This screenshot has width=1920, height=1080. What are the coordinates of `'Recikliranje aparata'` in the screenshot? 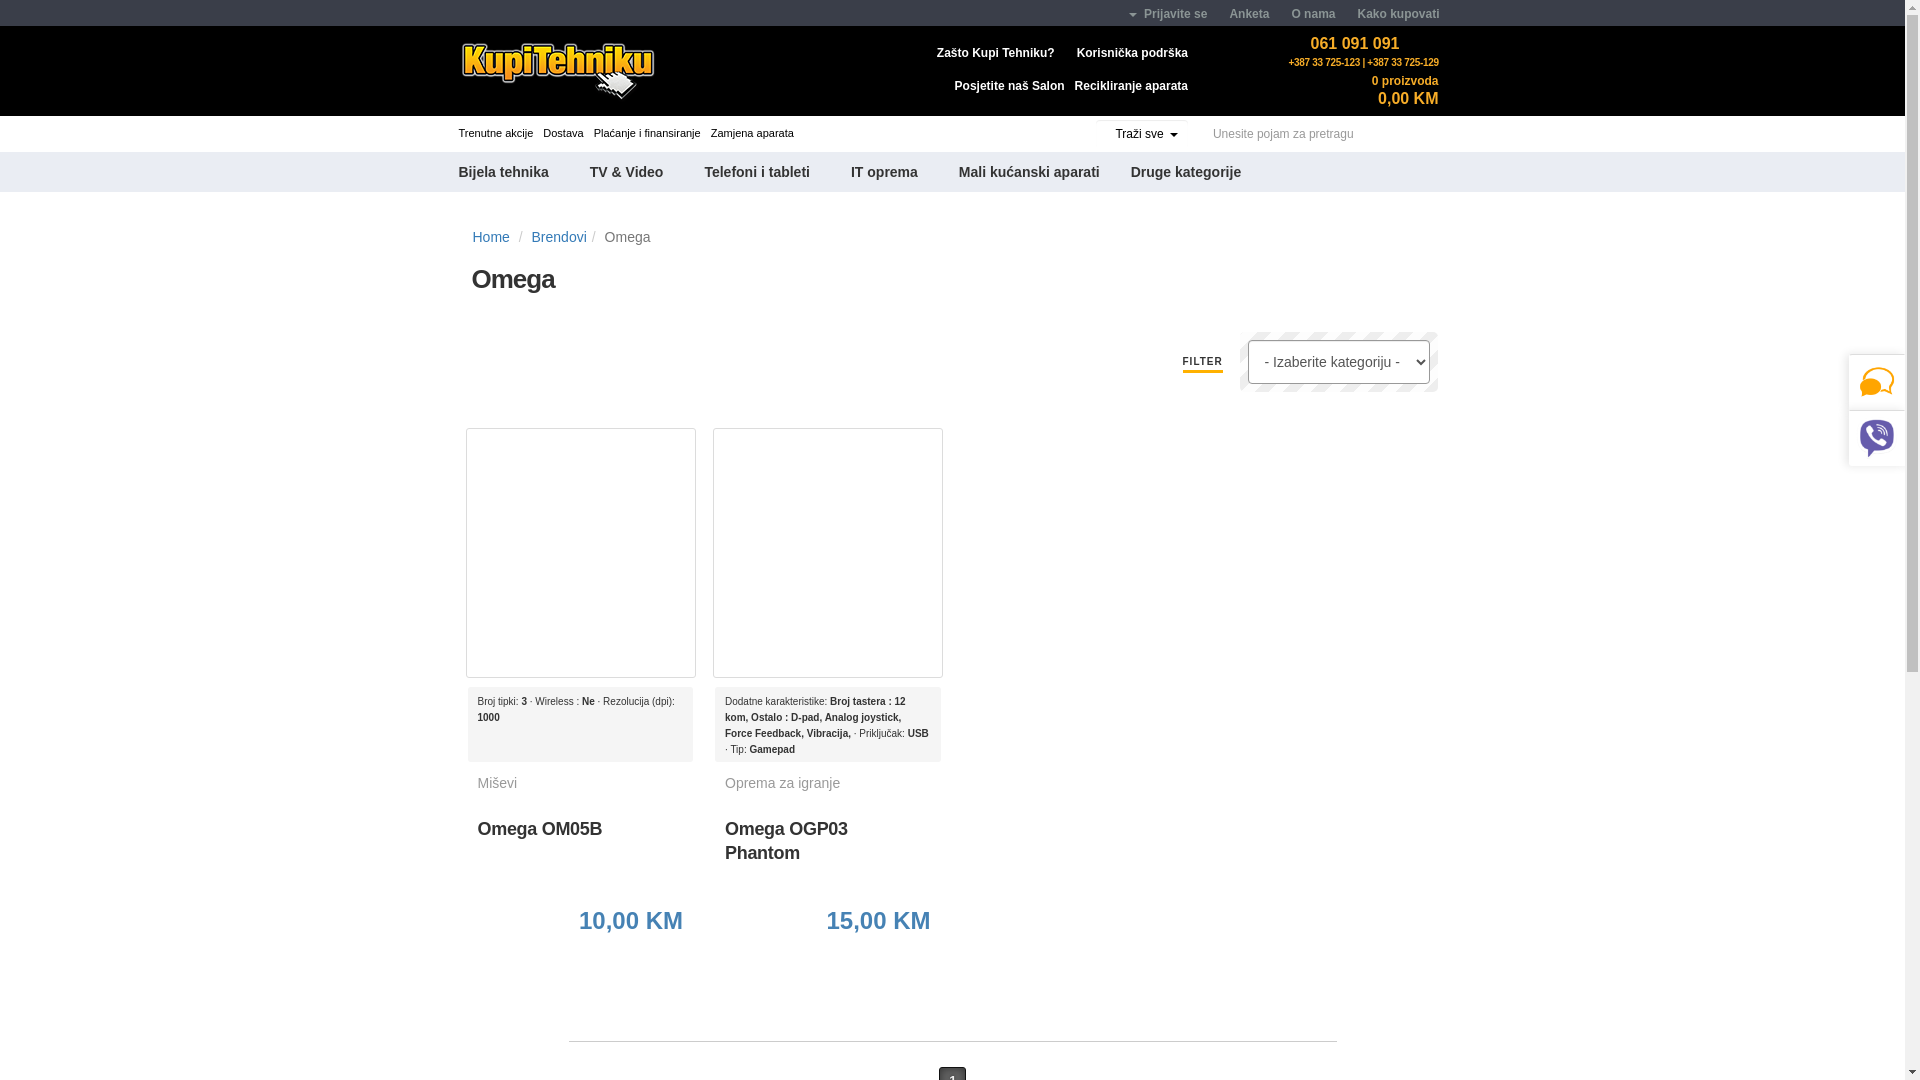 It's located at (1132, 84).